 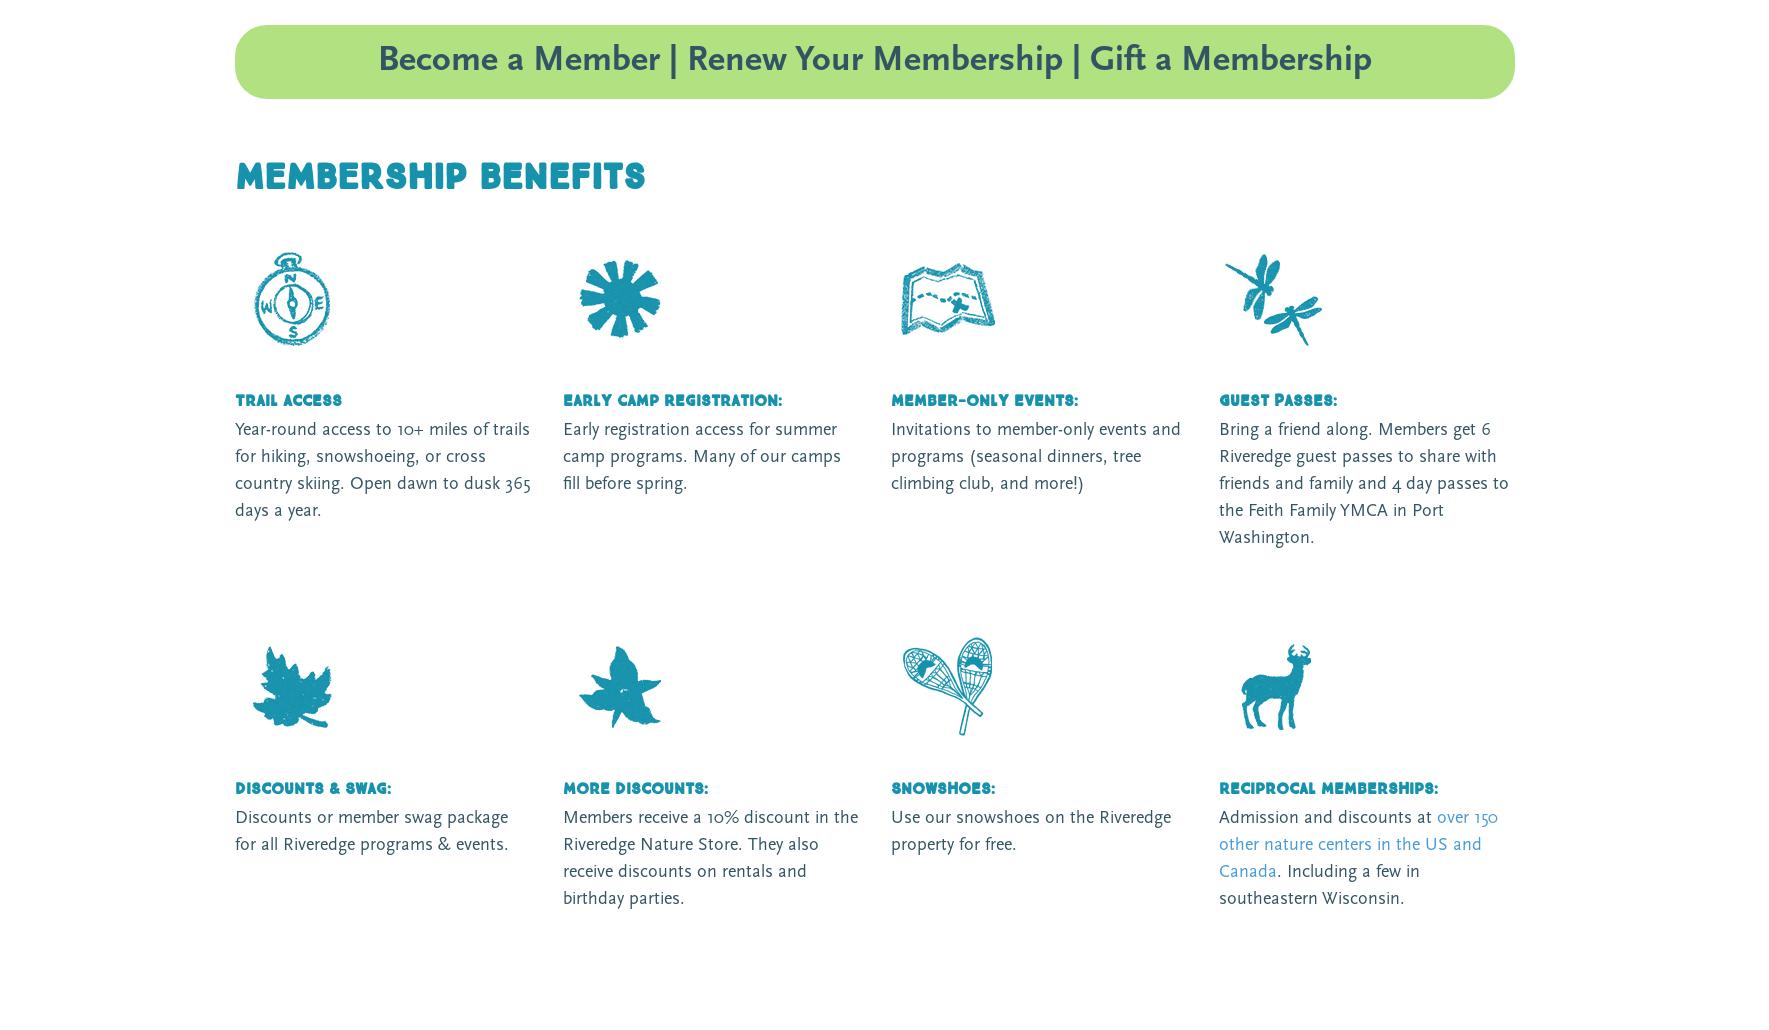 What do you see at coordinates (701, 456) in the screenshot?
I see `'Early registration access for summer camp programs. Many of our camps fill before spring.'` at bounding box center [701, 456].